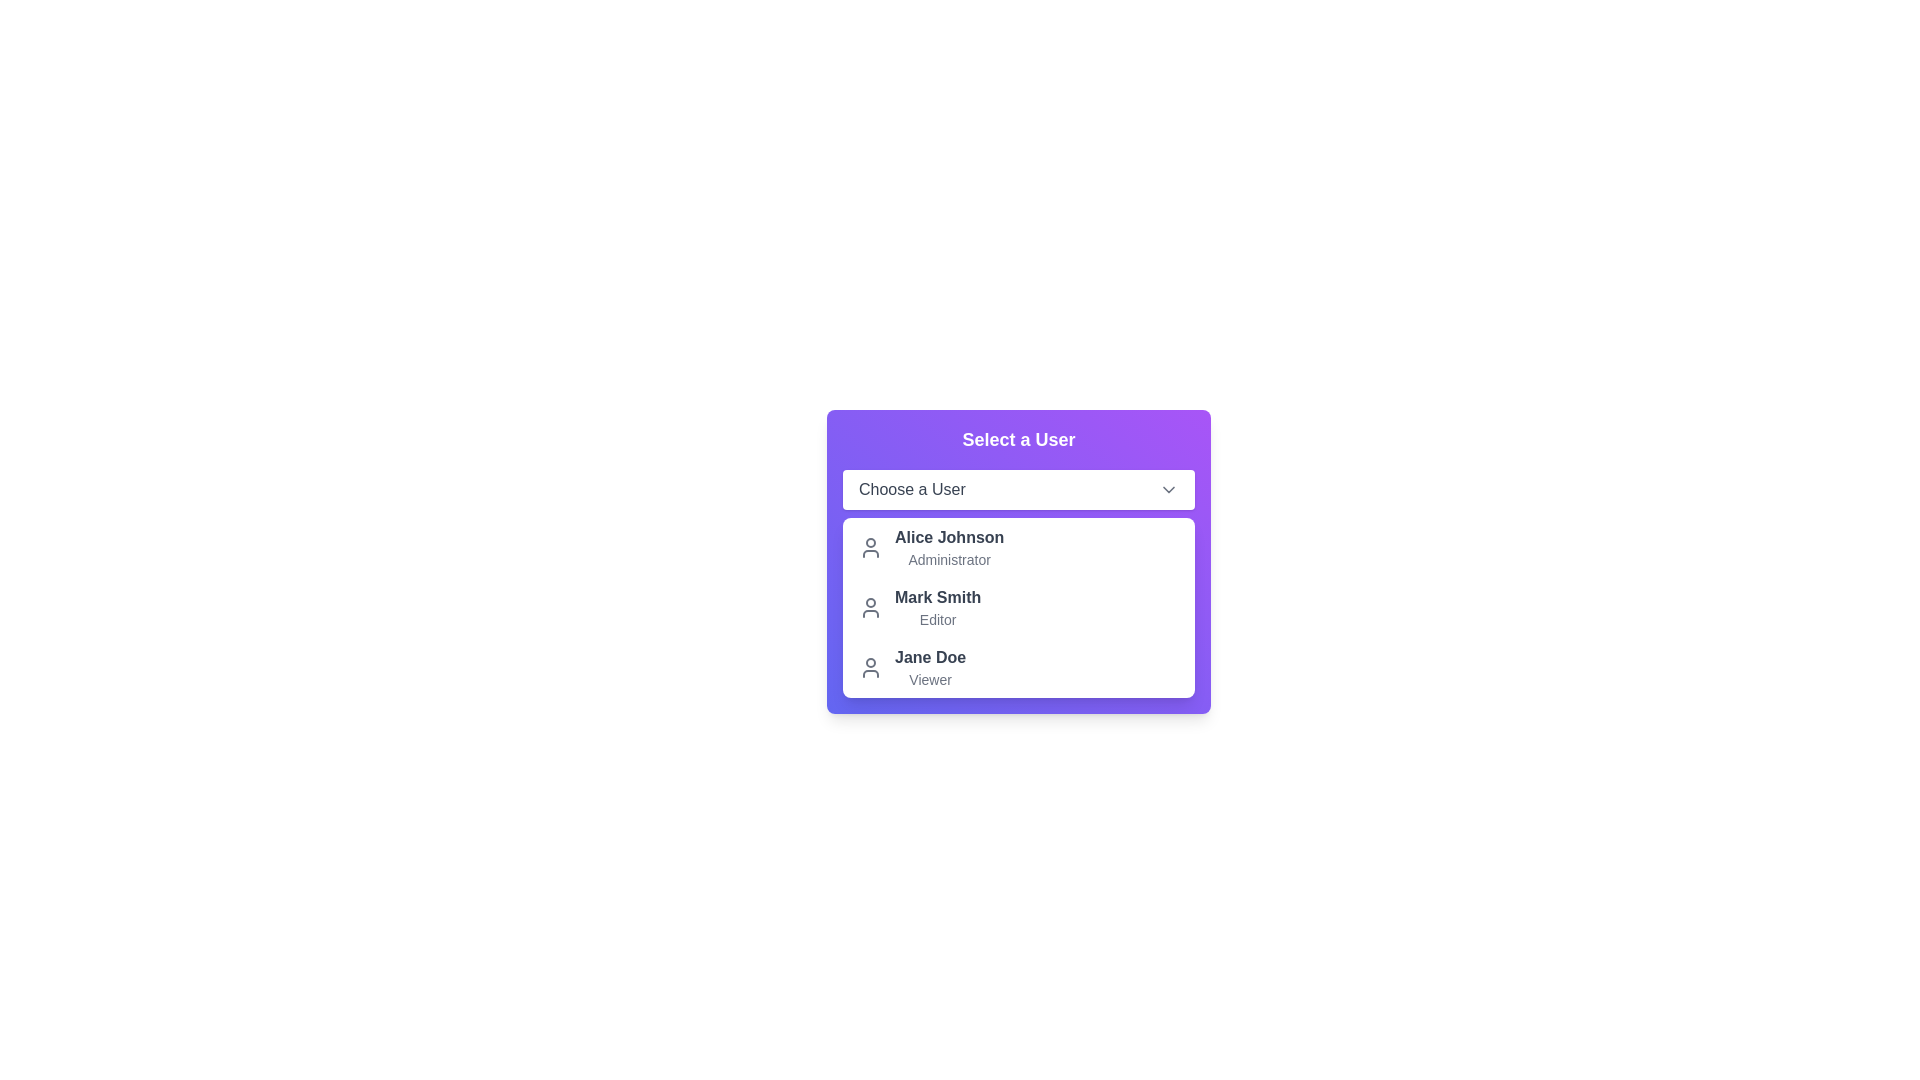 Image resolution: width=1920 pixels, height=1080 pixels. What do you see at coordinates (948, 547) in the screenshot?
I see `the non-interactive Text Label displaying the user's name and role in the user selection dropdown menu, positioned in the top-left corner of the list` at bounding box center [948, 547].